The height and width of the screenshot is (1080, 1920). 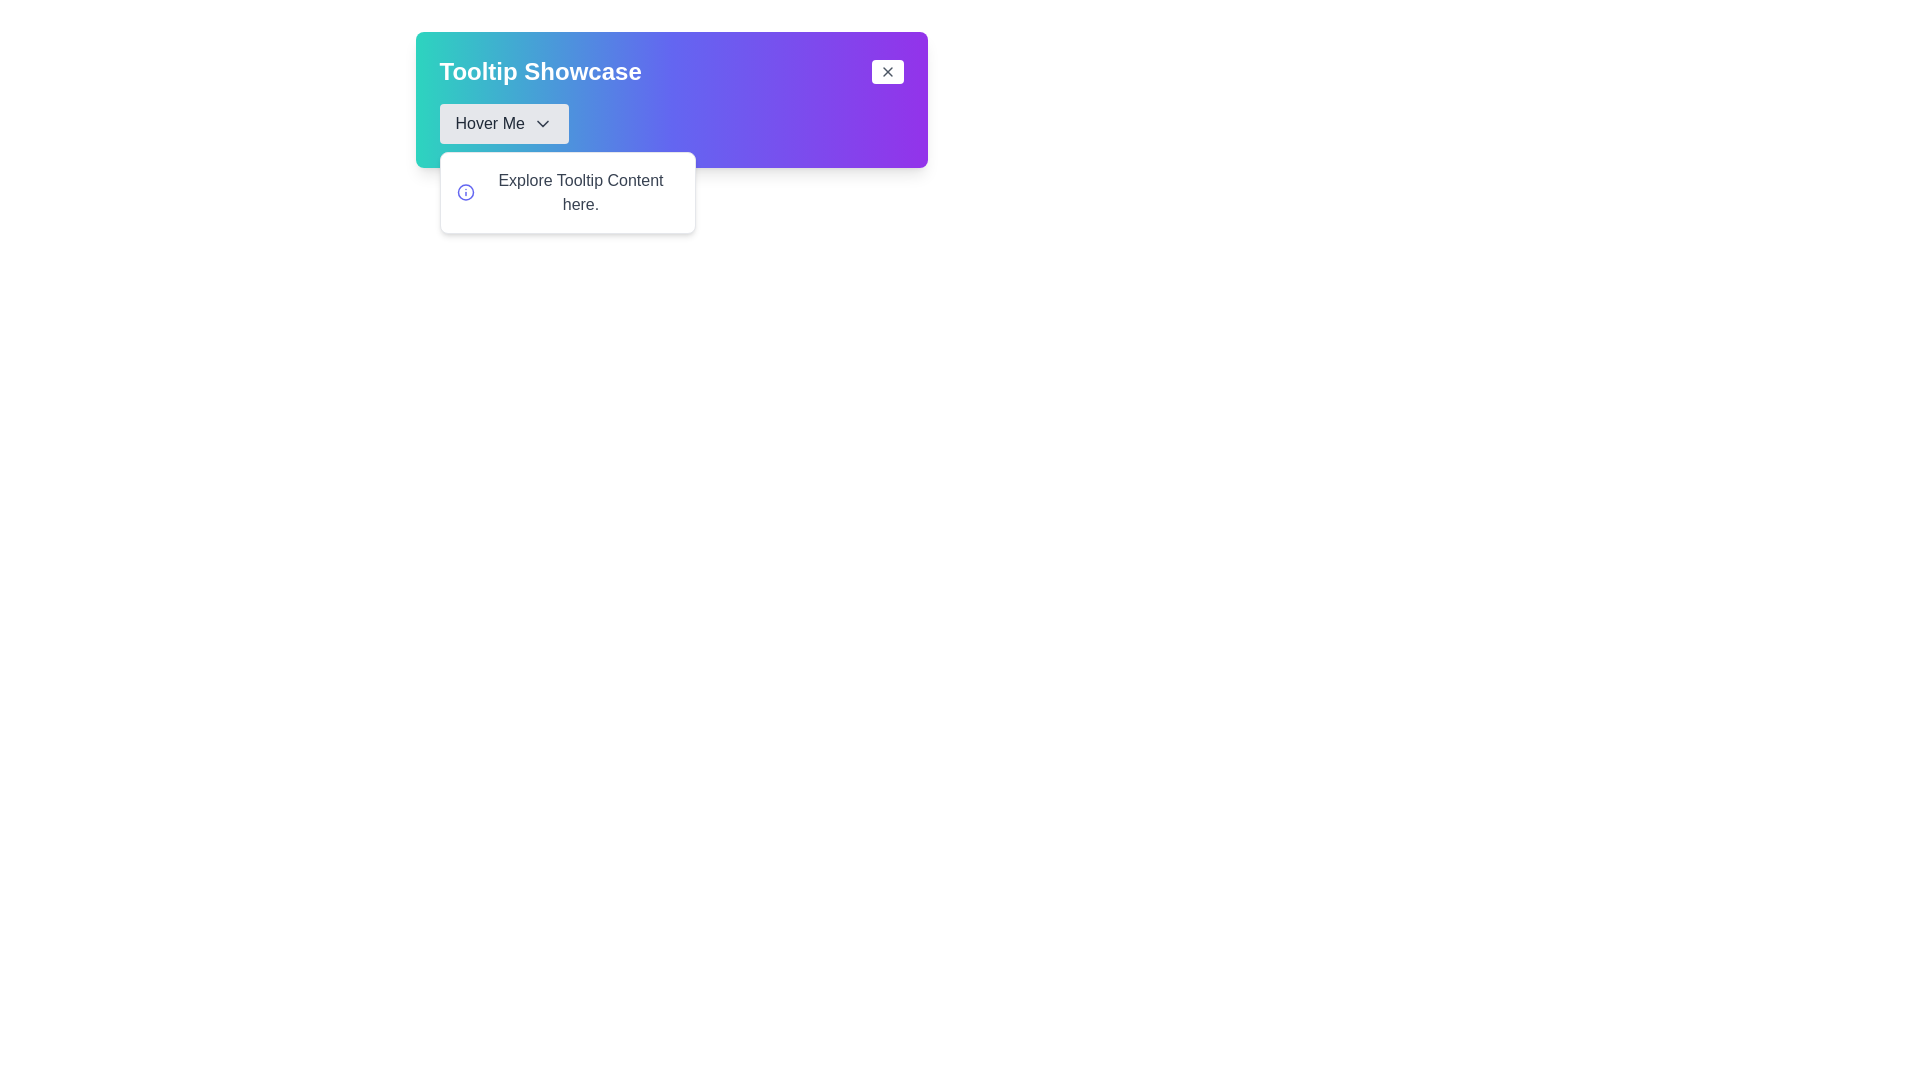 What do you see at coordinates (540, 71) in the screenshot?
I see `the Text Label at the top-left section of the interface, which indicates the theme or subject of the interface` at bounding box center [540, 71].